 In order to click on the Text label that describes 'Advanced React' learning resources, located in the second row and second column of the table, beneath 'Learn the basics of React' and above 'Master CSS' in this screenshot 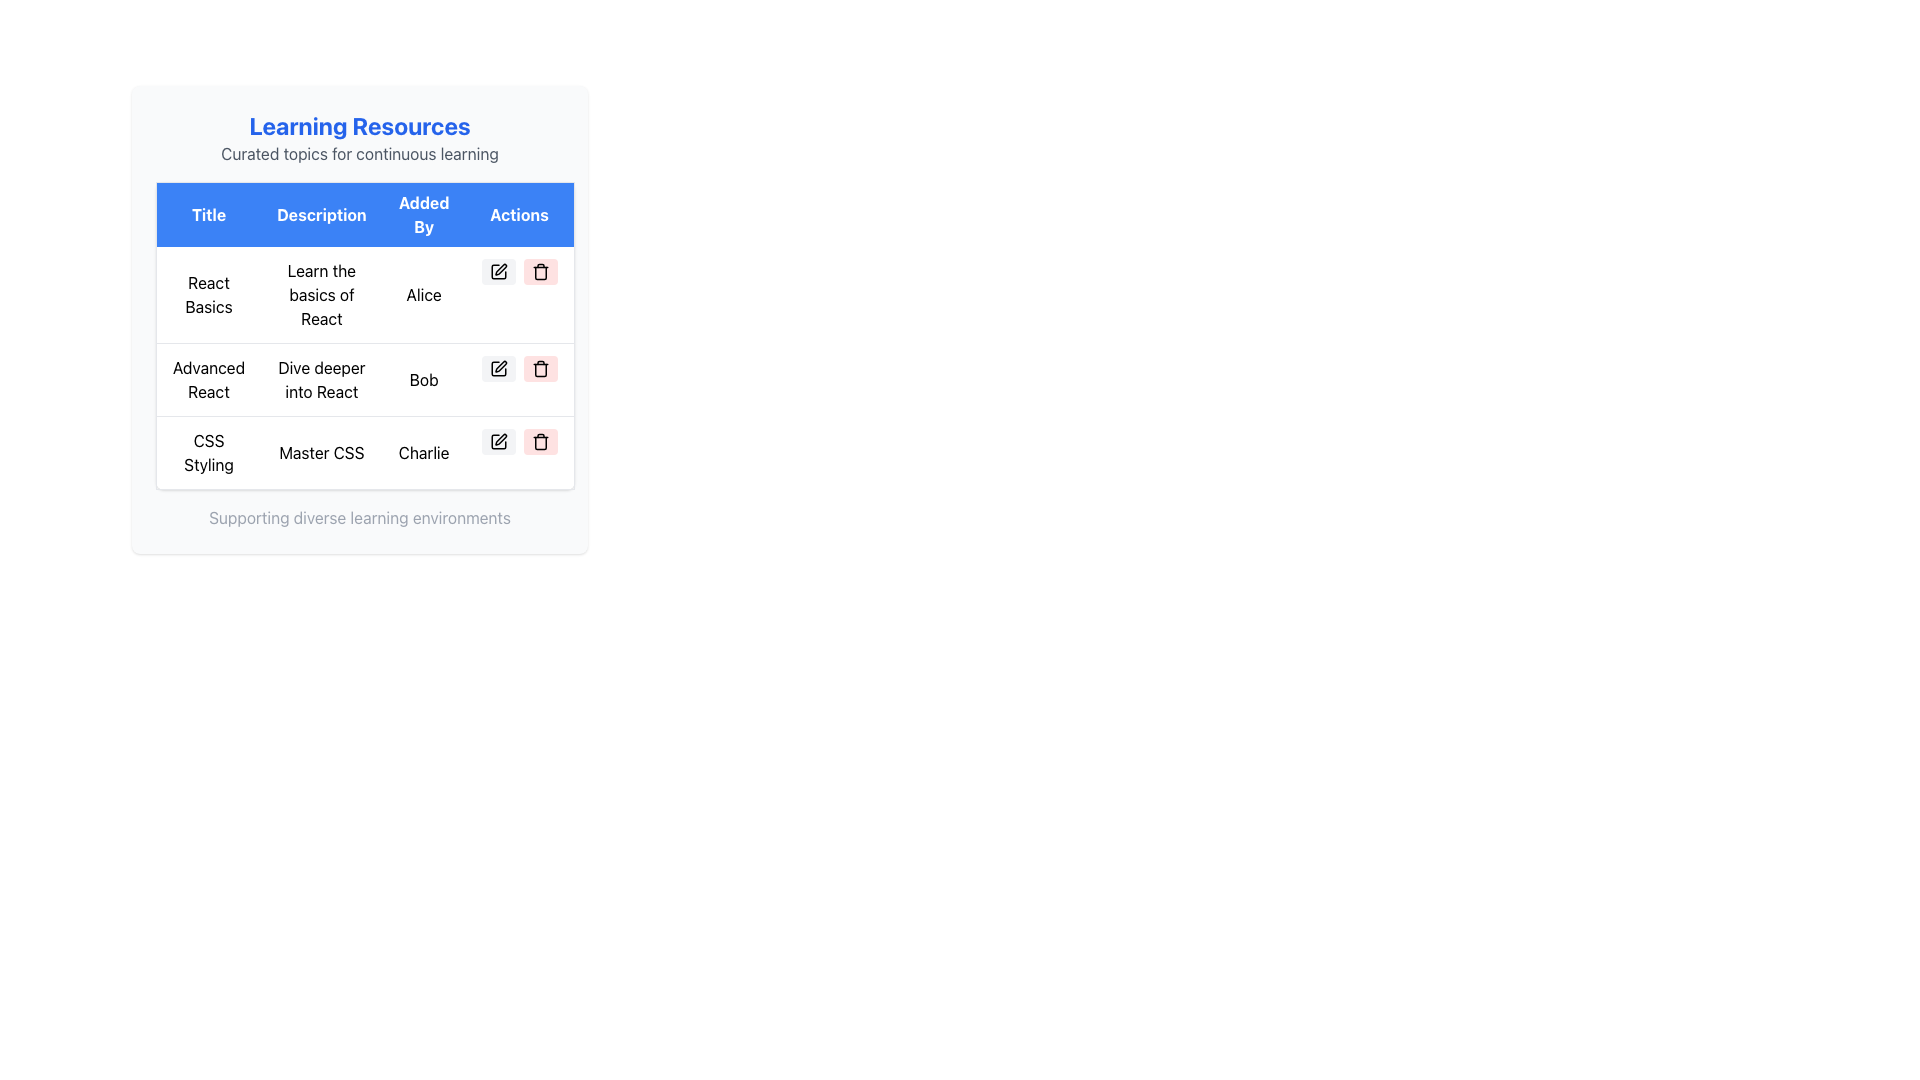, I will do `click(321, 380)`.